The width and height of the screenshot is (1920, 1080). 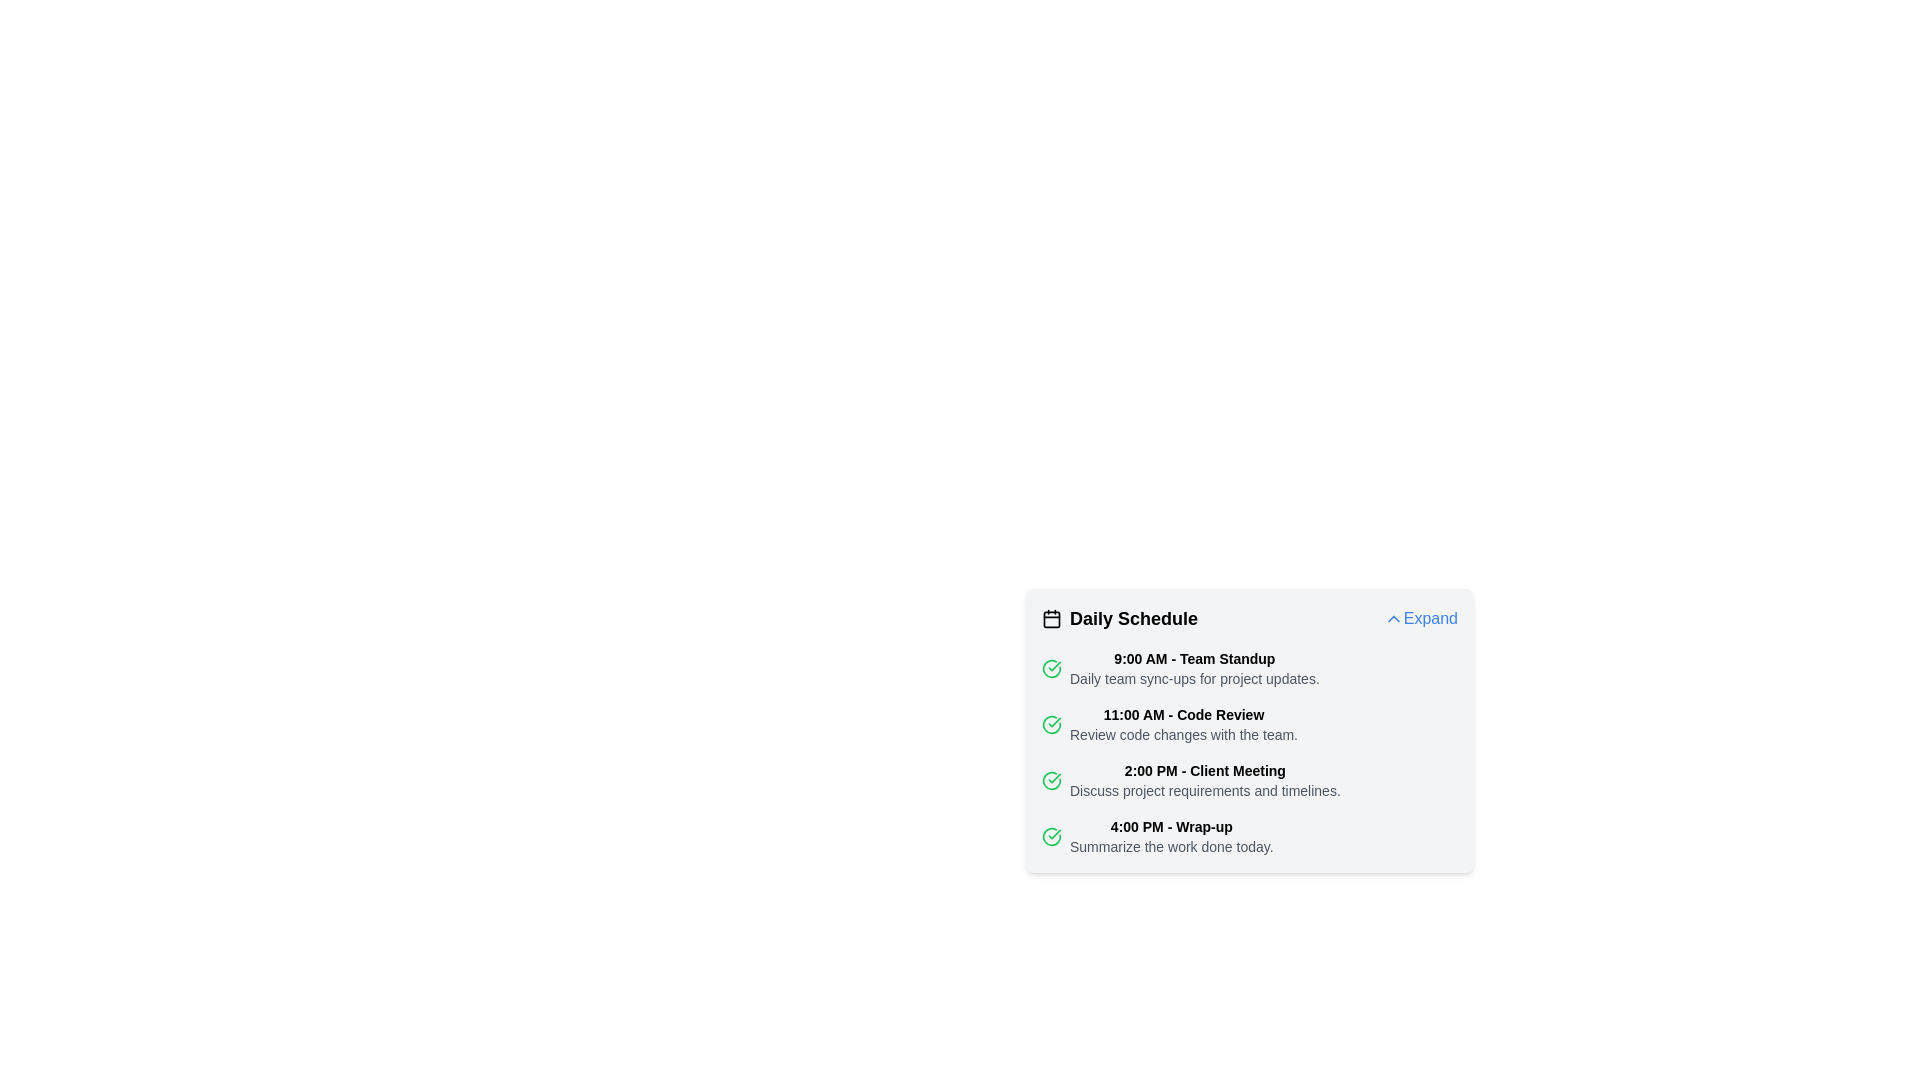 What do you see at coordinates (1204, 779) in the screenshot?
I see `the third item in the 'Daily Schedule' list, which is a Text Label displaying the time and summary of a meeting event` at bounding box center [1204, 779].